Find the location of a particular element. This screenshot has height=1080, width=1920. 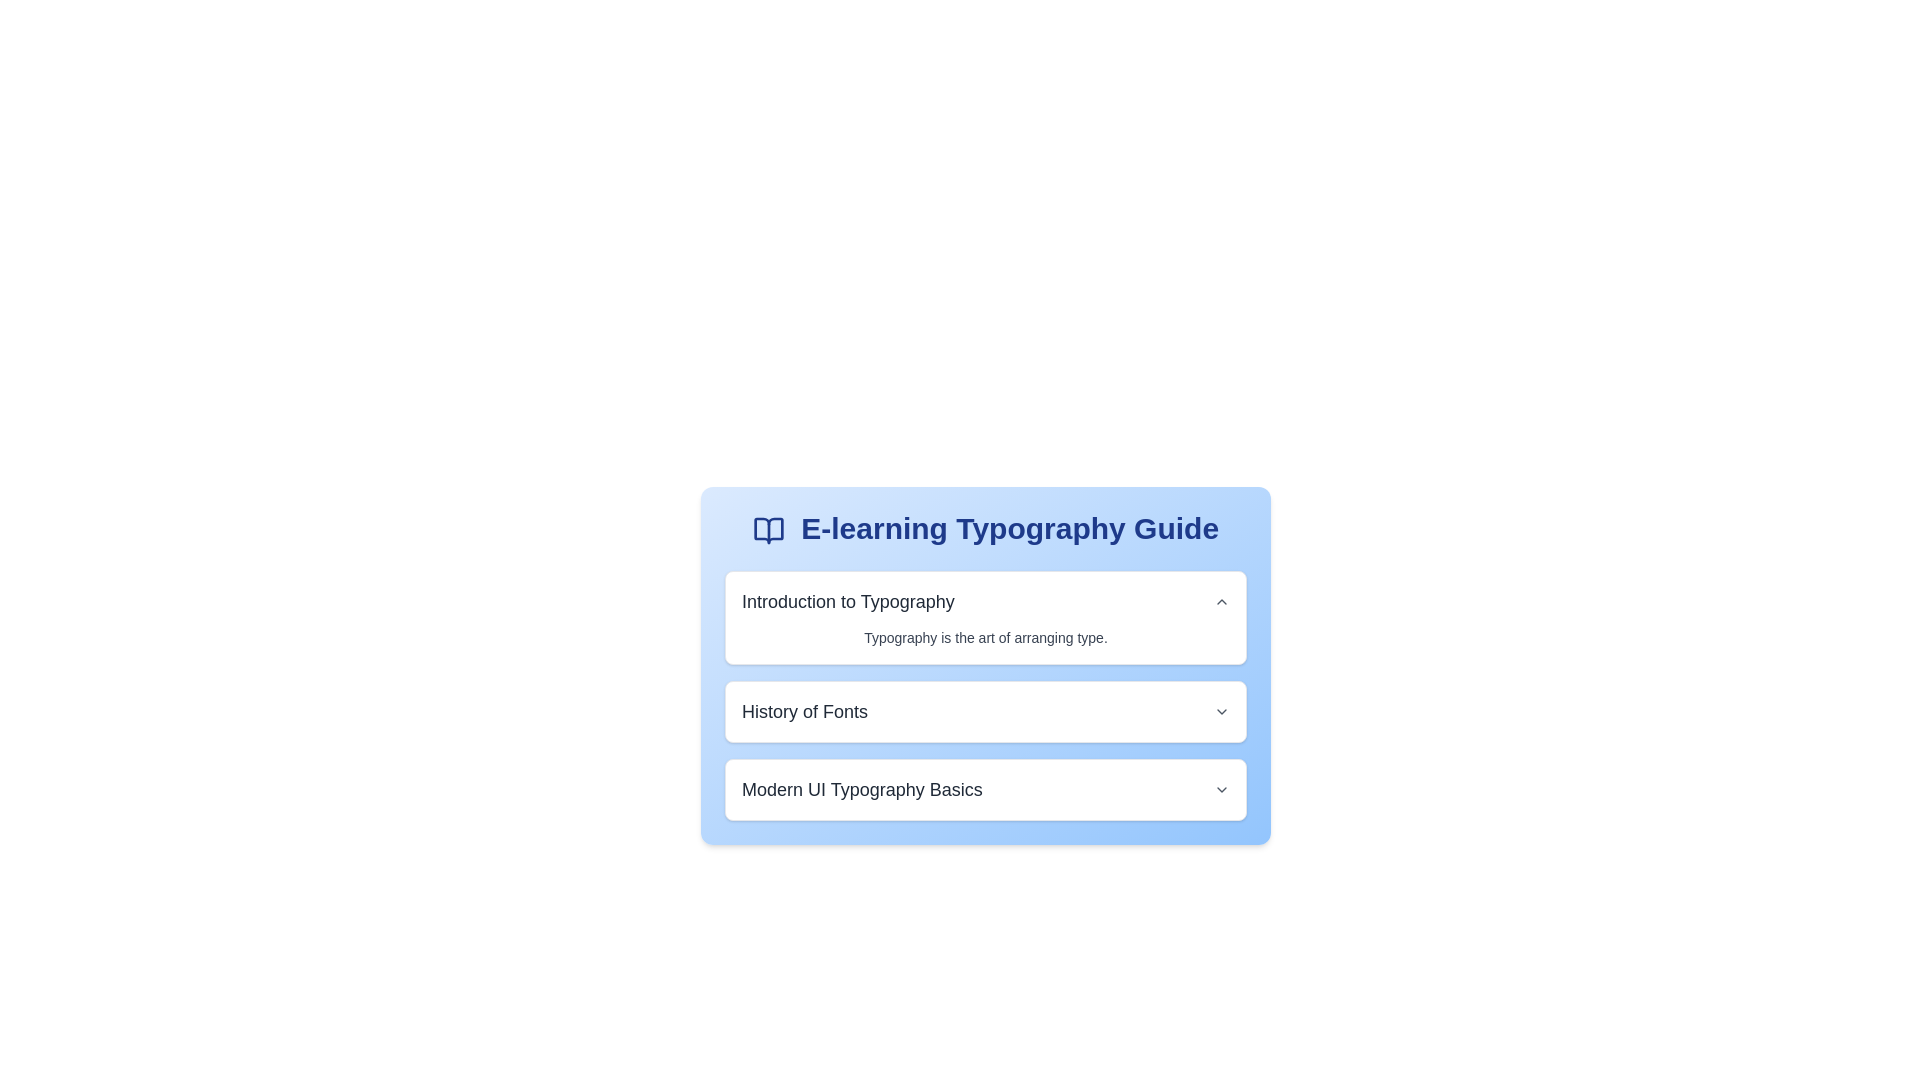

descriptive text displayed below the title 'Introduction to Typography' in the first dropdown section of the 'E-learning Typography Guide' is located at coordinates (985, 637).